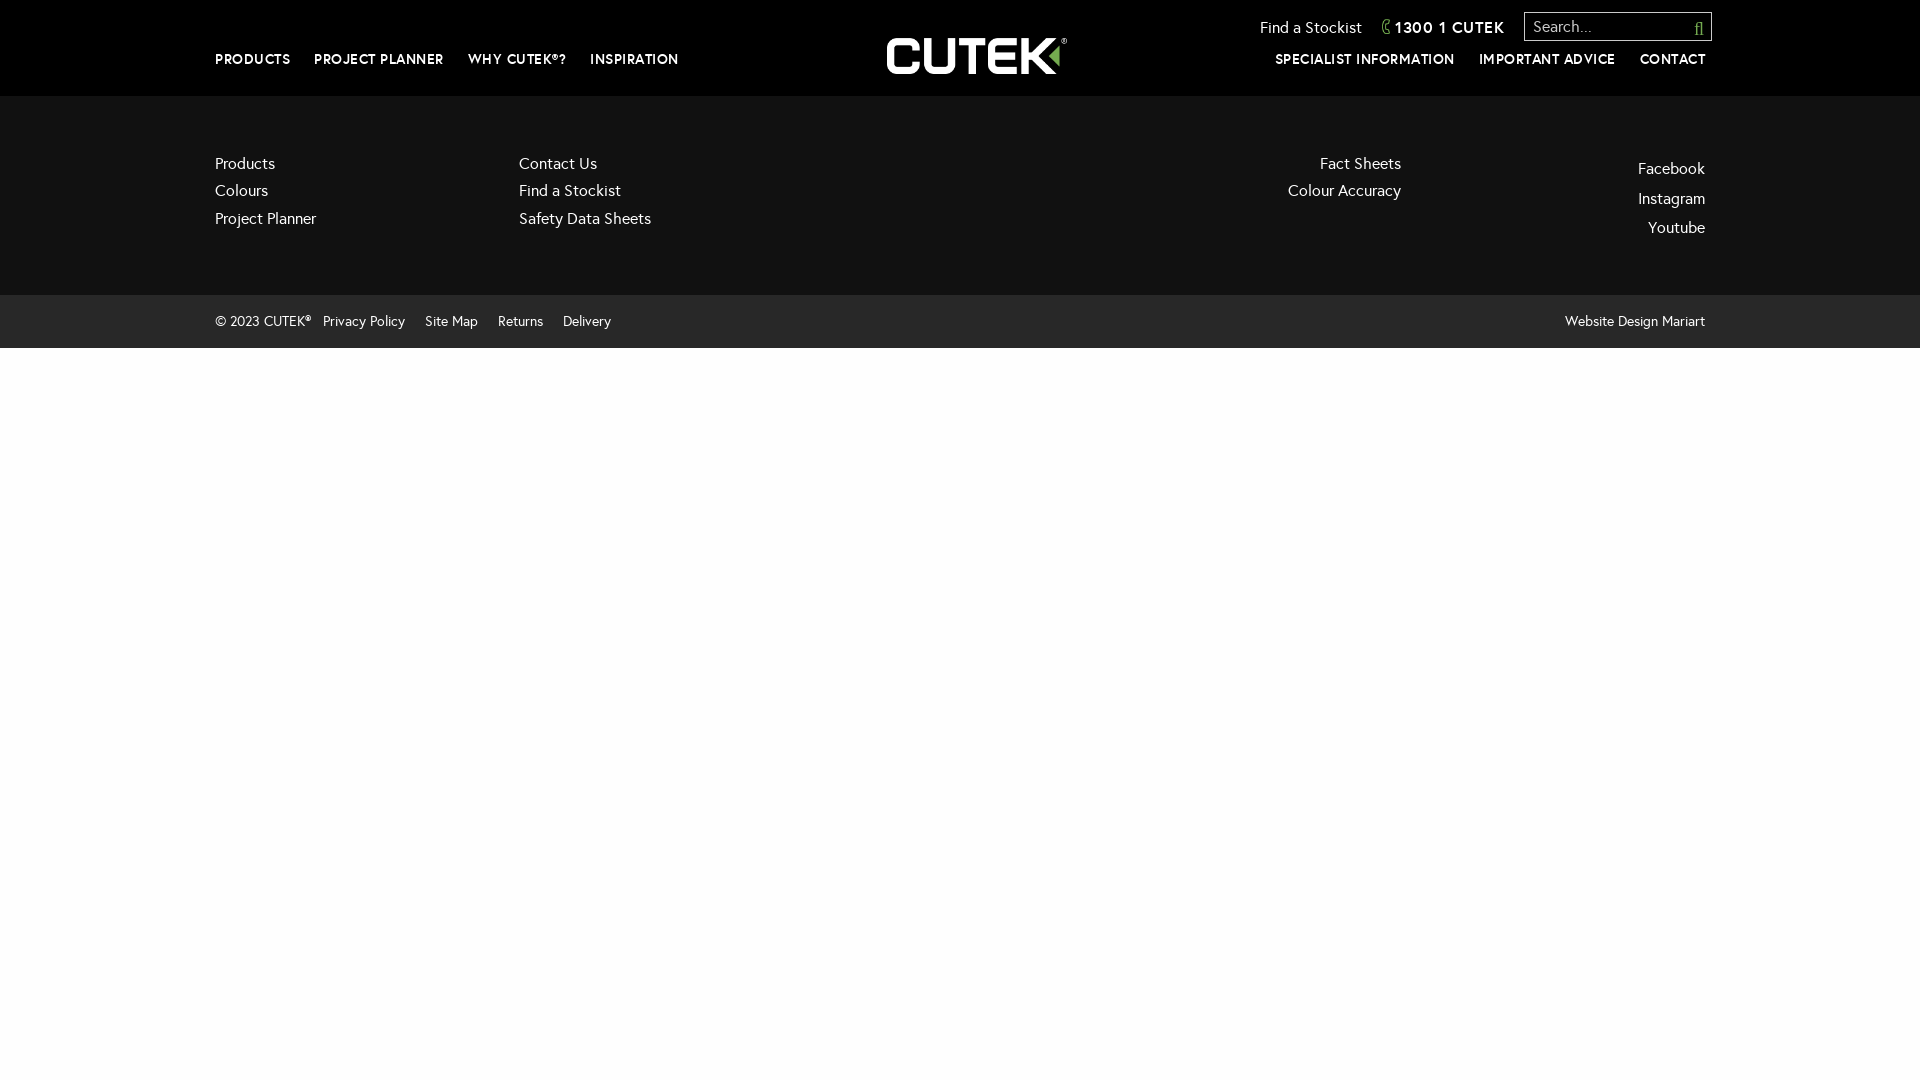 The width and height of the screenshot is (1920, 1080). I want to click on 'Colour Accuracy', so click(1262, 196).